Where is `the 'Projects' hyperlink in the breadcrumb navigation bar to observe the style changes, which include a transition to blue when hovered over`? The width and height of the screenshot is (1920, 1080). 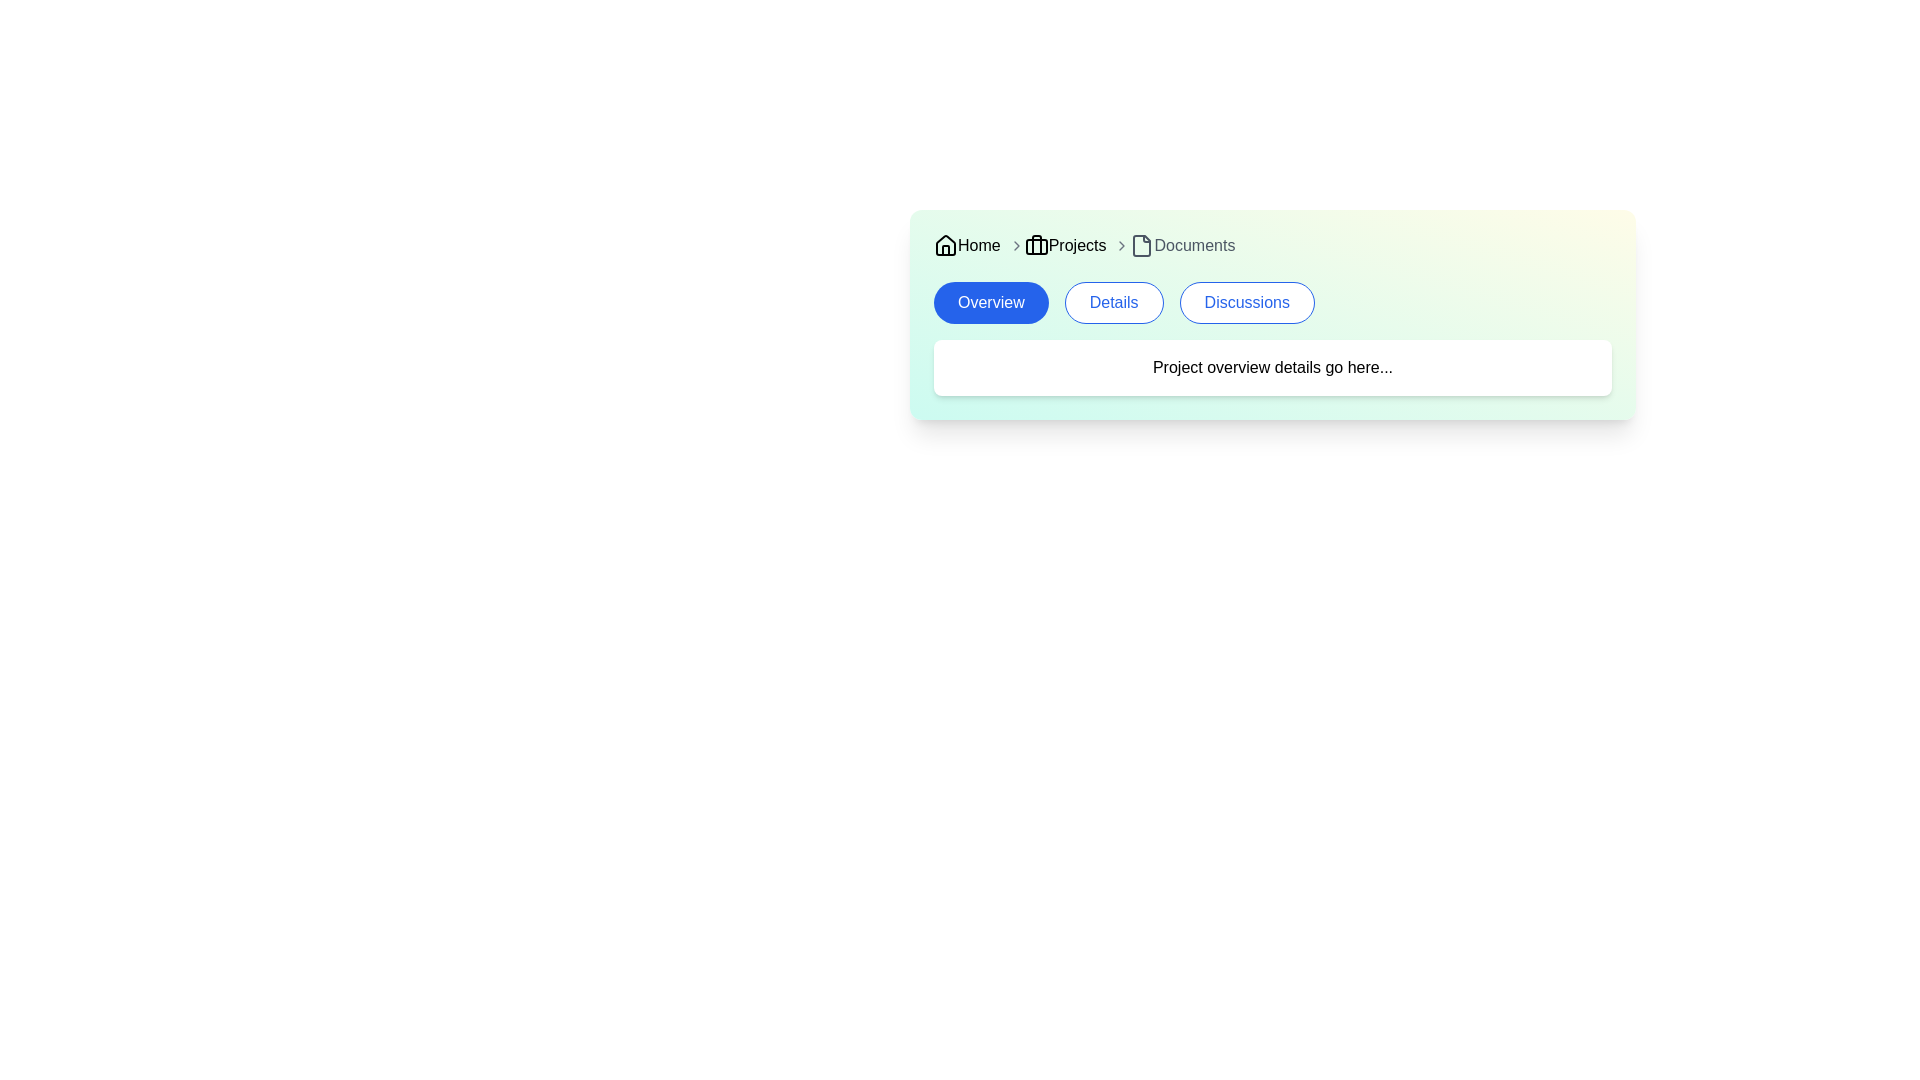
the 'Projects' hyperlink in the breadcrumb navigation bar to observe the style changes, which include a transition to blue when hovered over is located at coordinates (1064, 245).